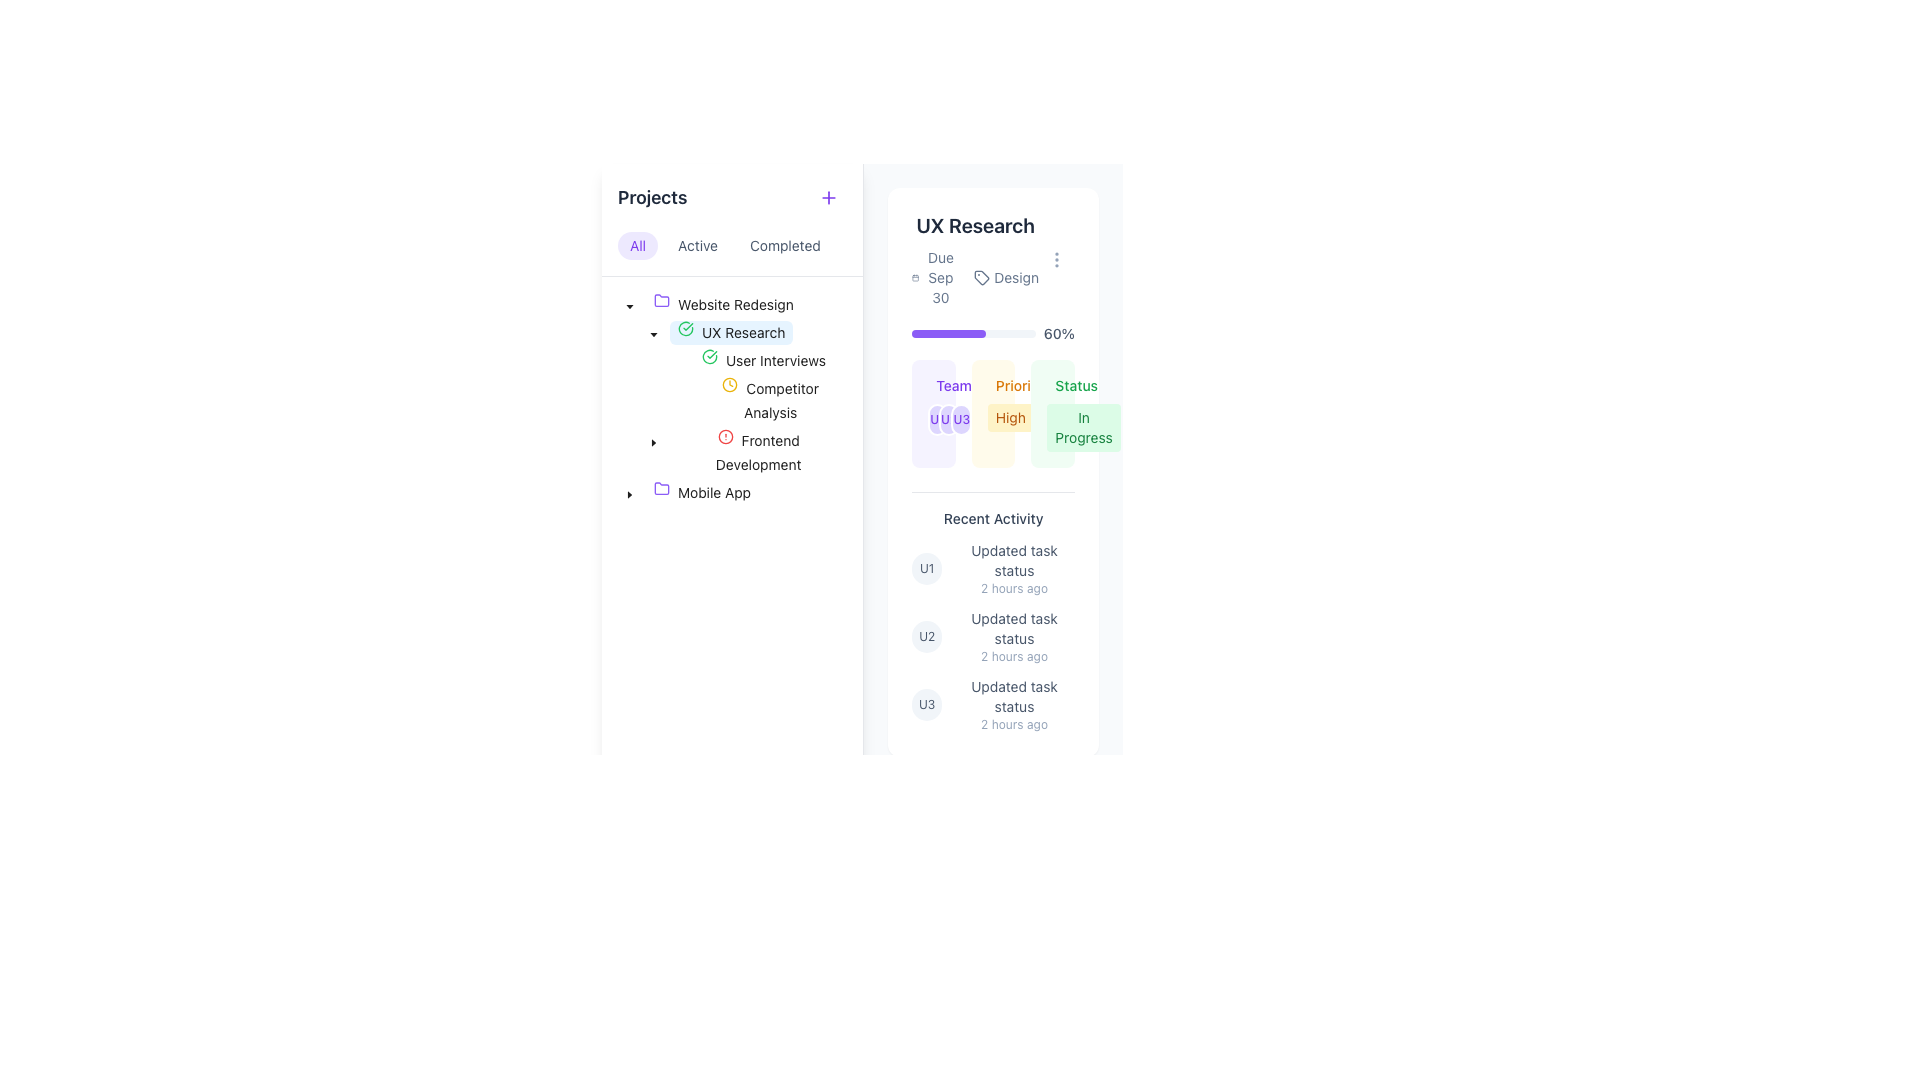  I want to click on the 'In Progress' status label with a light green background and dark green text located in the 'Status' section of the 'UX Research' card, so click(1083, 427).